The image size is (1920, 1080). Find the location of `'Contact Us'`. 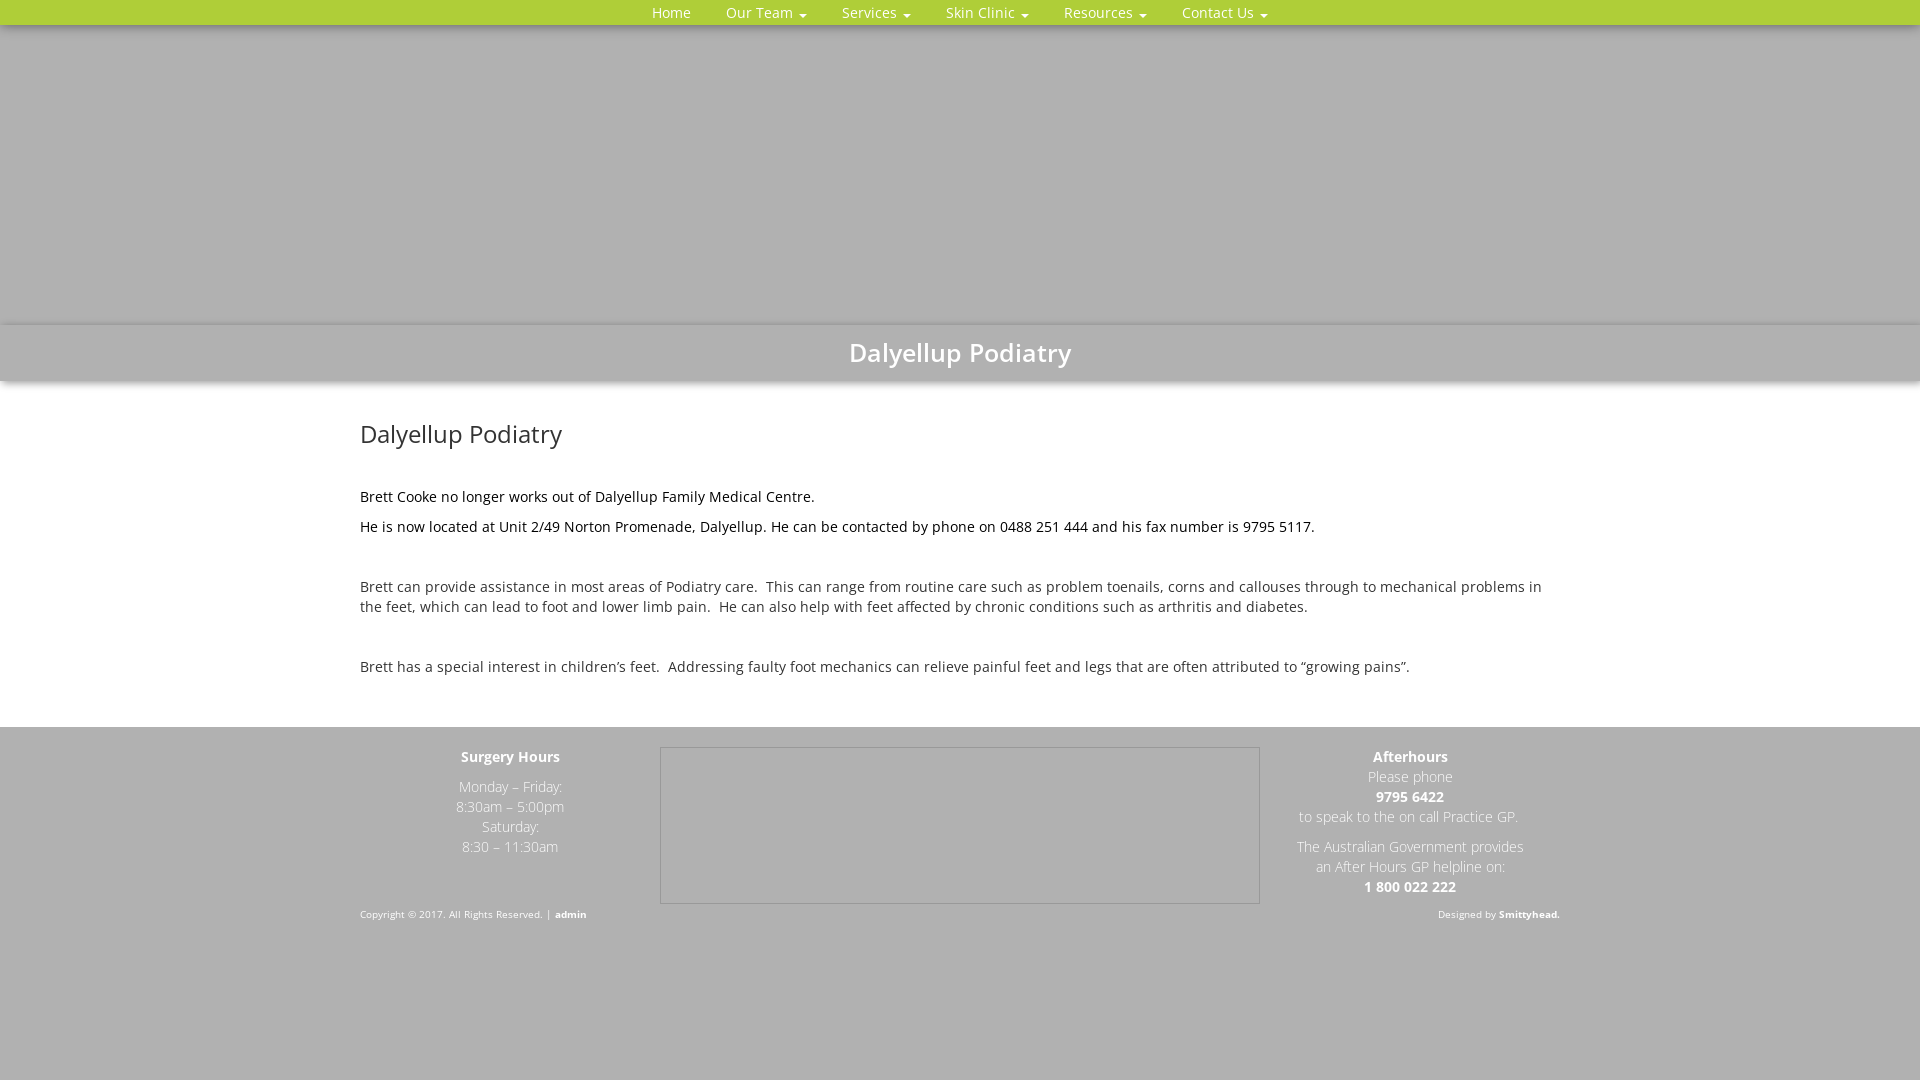

'Contact Us' is located at coordinates (1223, 12).